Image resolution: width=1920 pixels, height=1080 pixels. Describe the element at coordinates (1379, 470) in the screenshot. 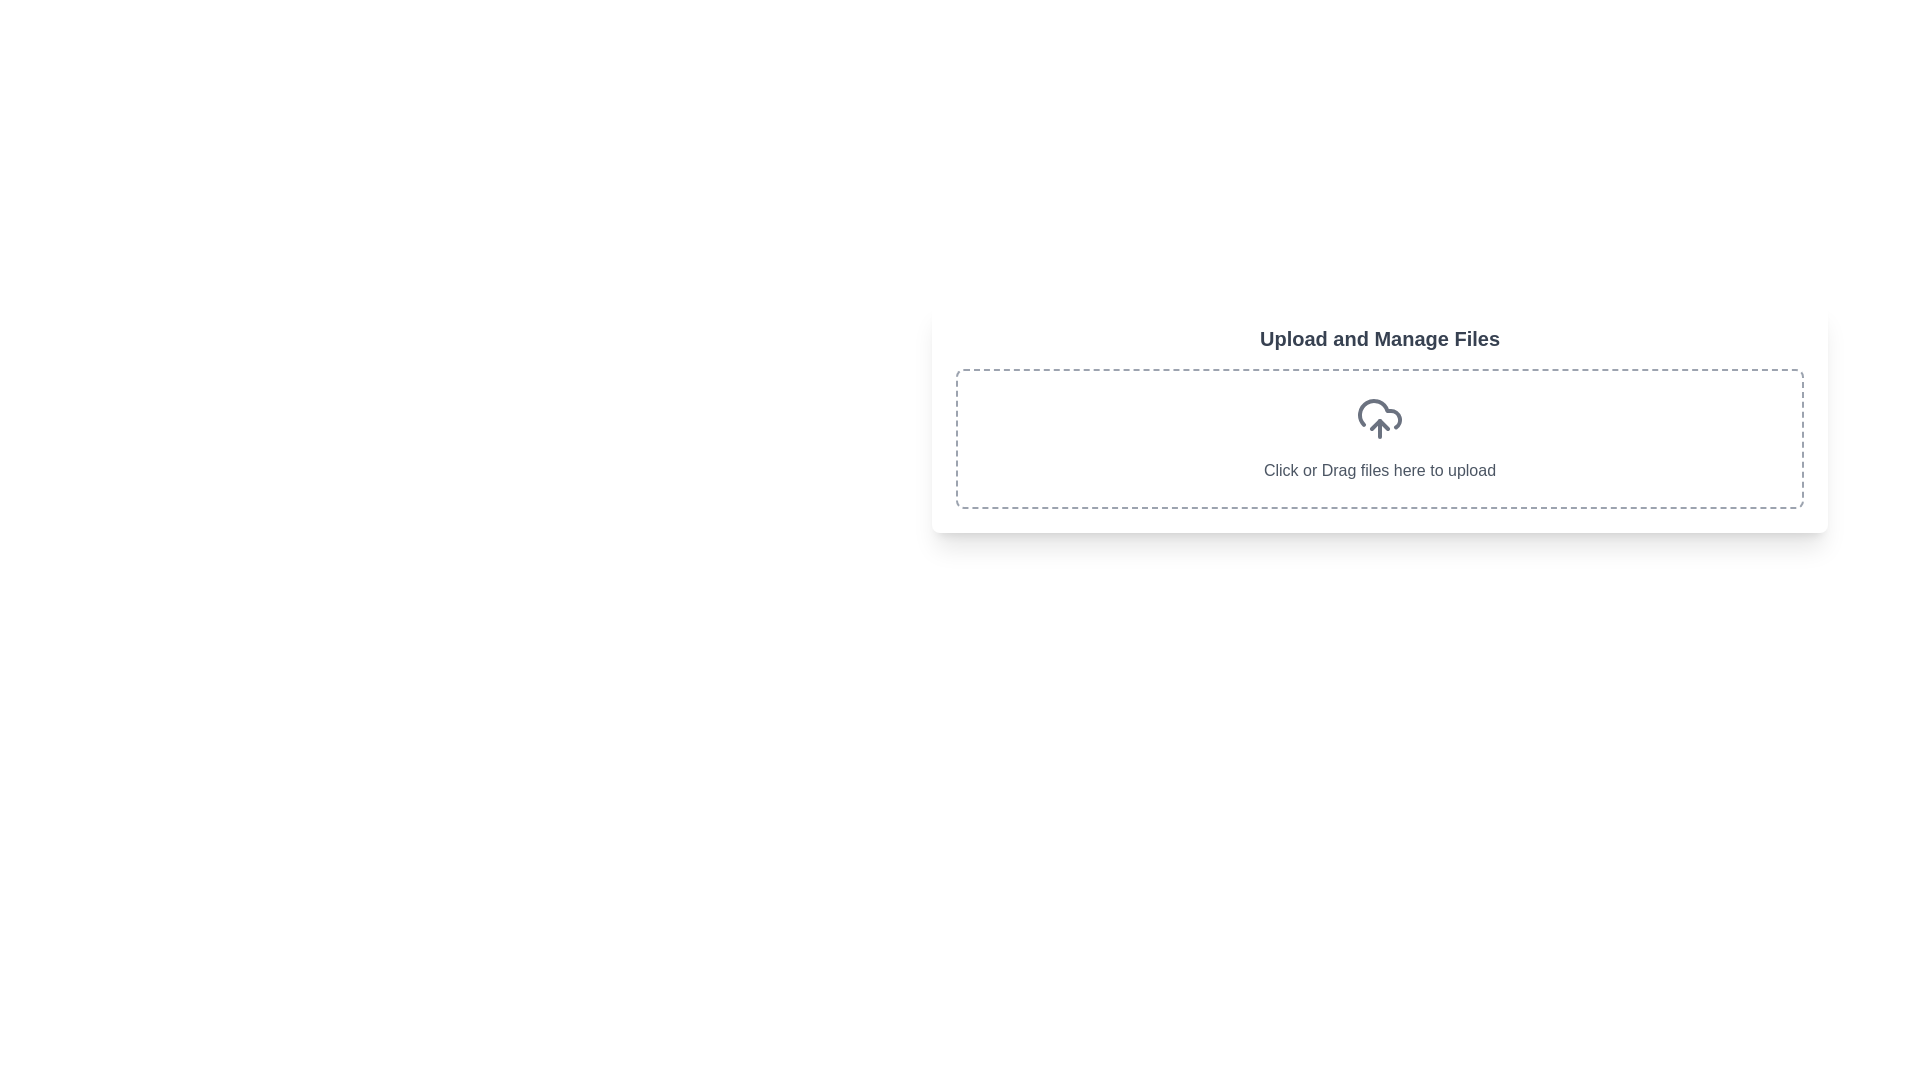

I see `the instructional text label guiding users on how to use the drag-and-drop feature for file uploads, located at the bottom of the upload zone` at that location.